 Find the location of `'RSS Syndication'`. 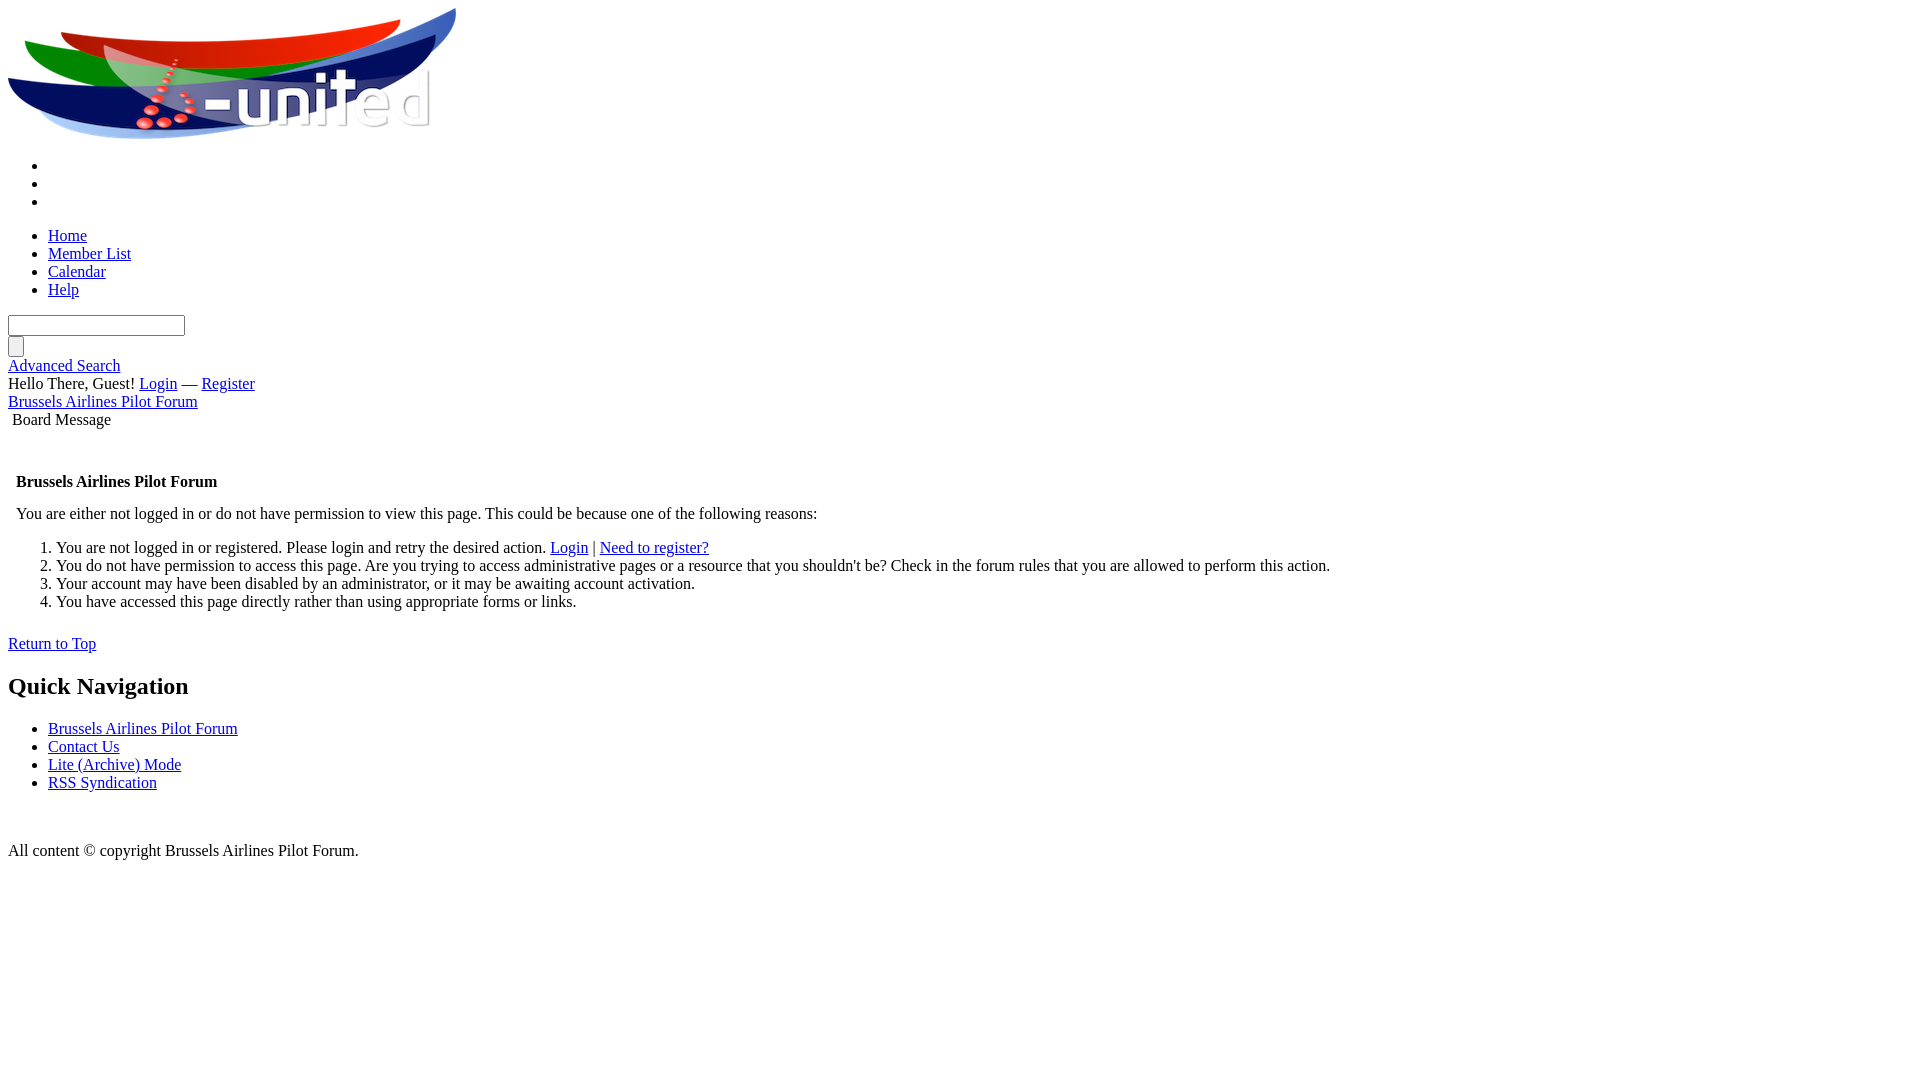

'RSS Syndication' is located at coordinates (101, 781).